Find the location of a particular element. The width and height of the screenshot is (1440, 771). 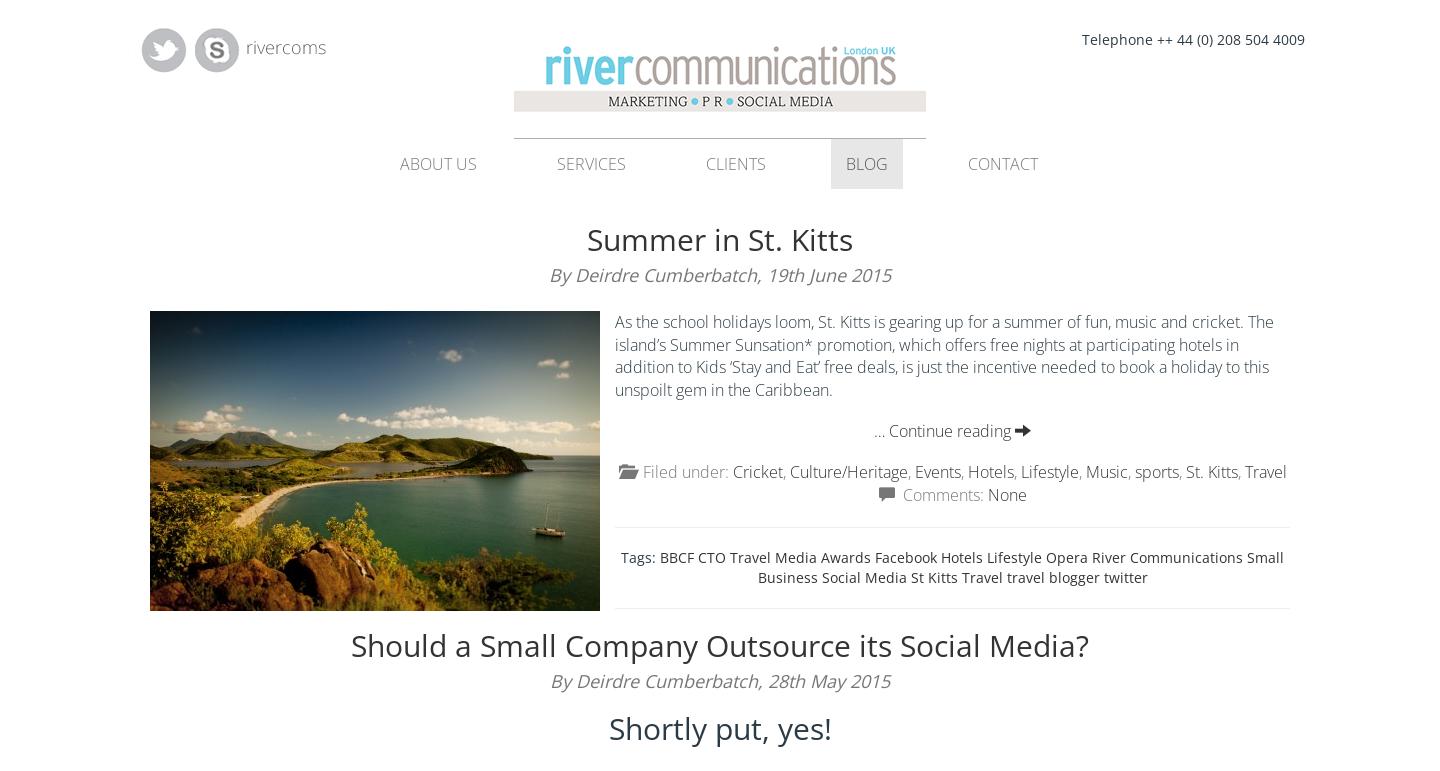

'Tags:' is located at coordinates (639, 556).